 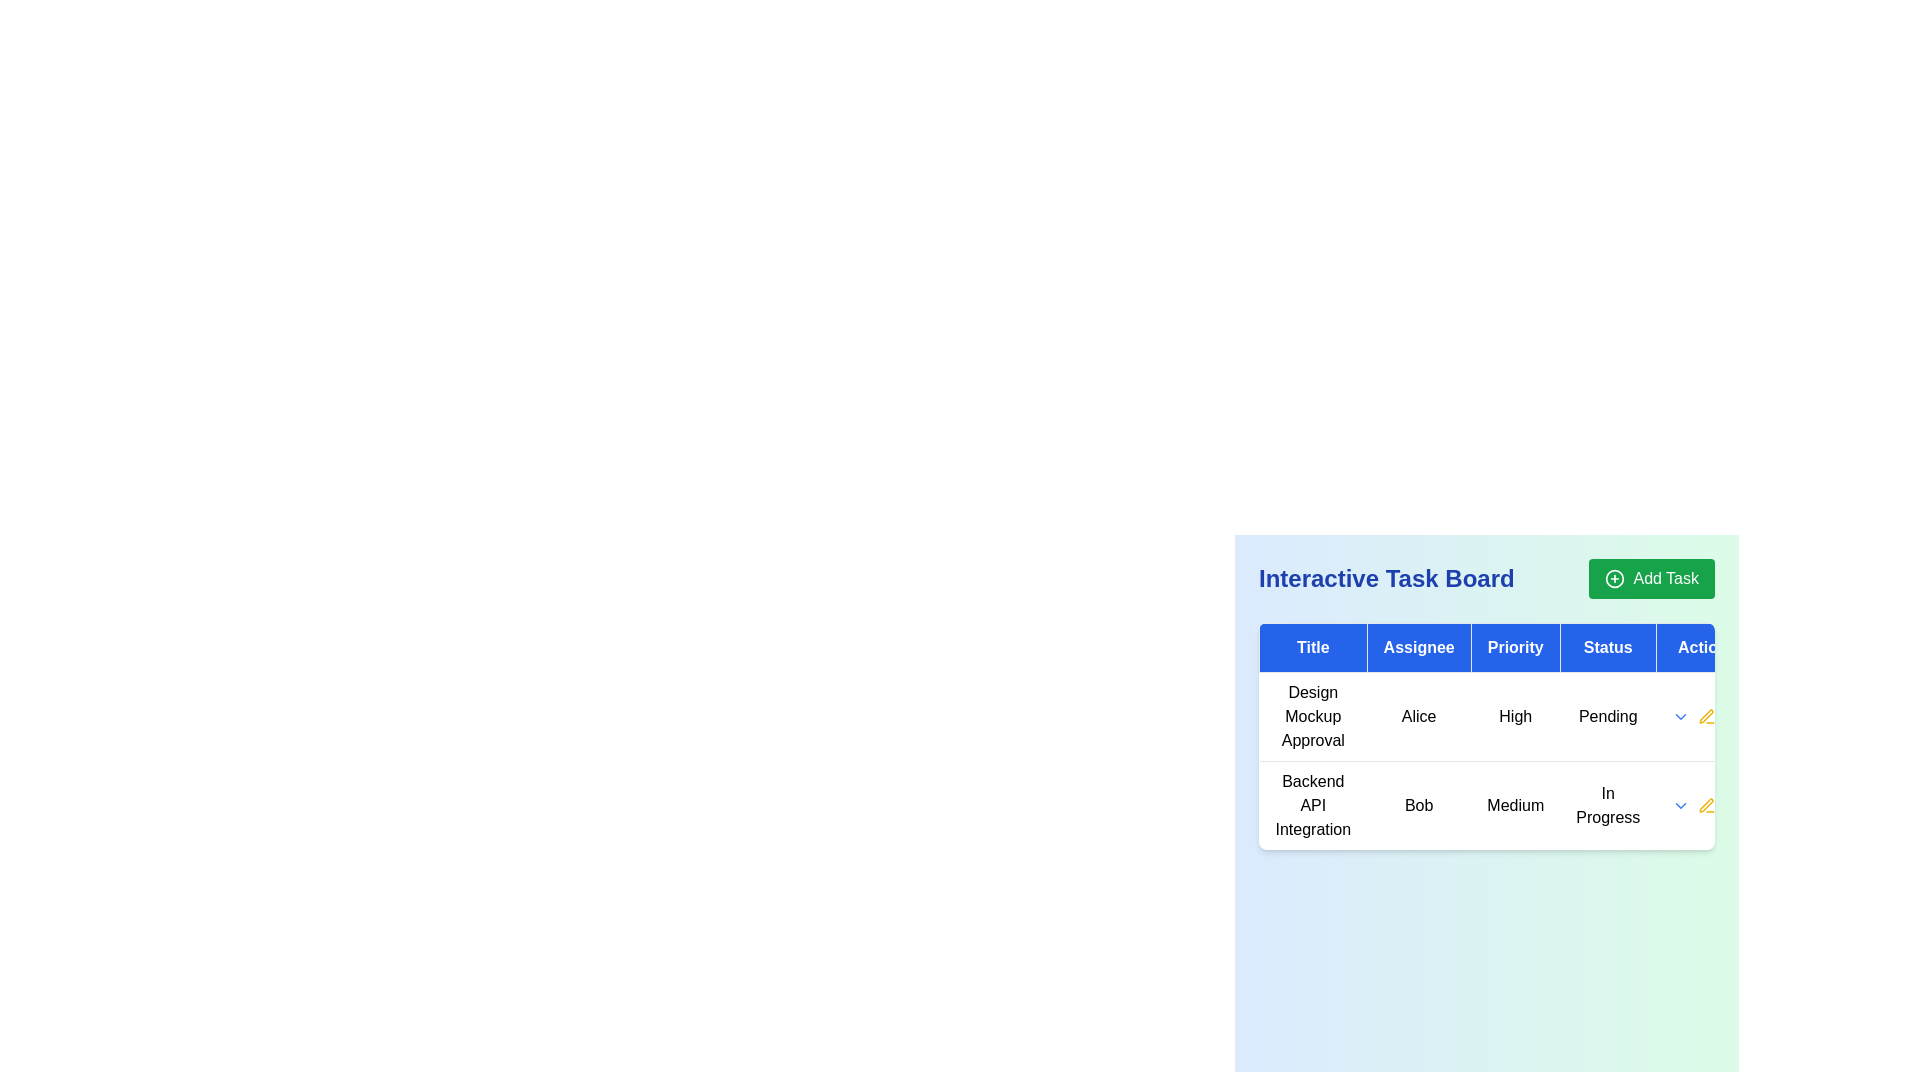 What do you see at coordinates (1706, 716) in the screenshot?
I see `the pencil icon located in the Action column of the data table to initiate the edit functionality for the corresponding row` at bounding box center [1706, 716].